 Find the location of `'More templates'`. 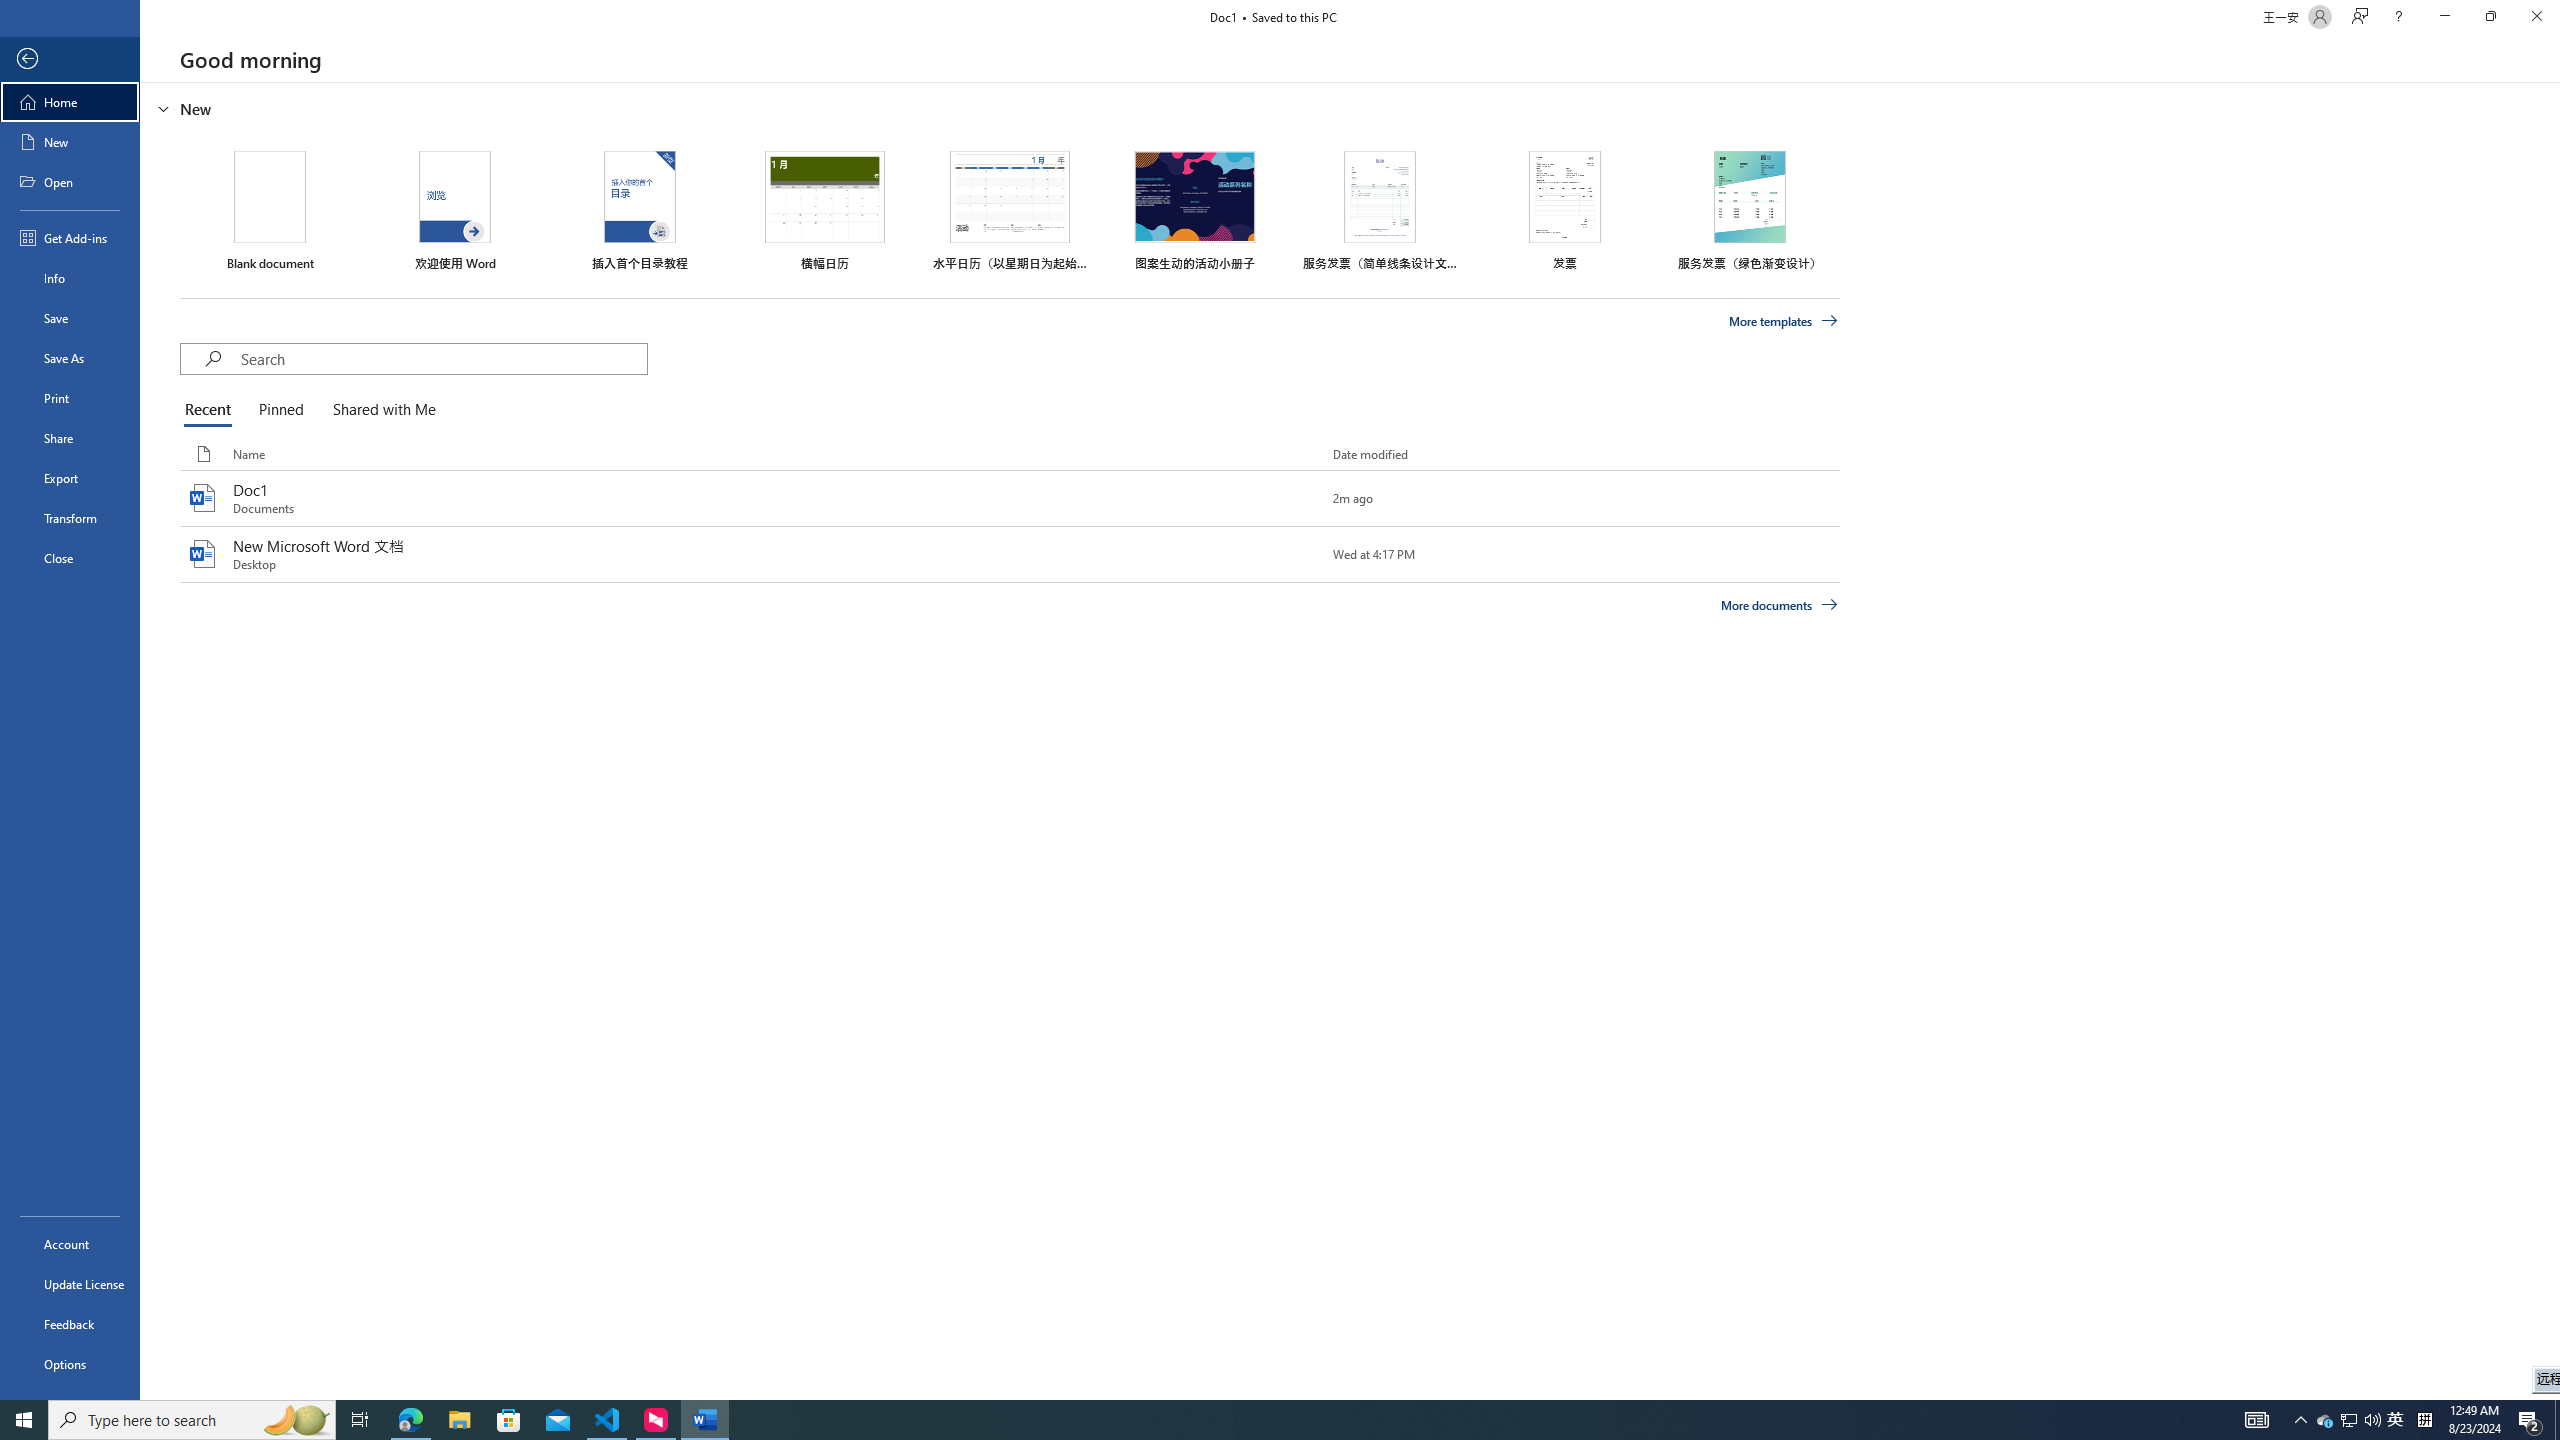

'More templates' is located at coordinates (1784, 321).